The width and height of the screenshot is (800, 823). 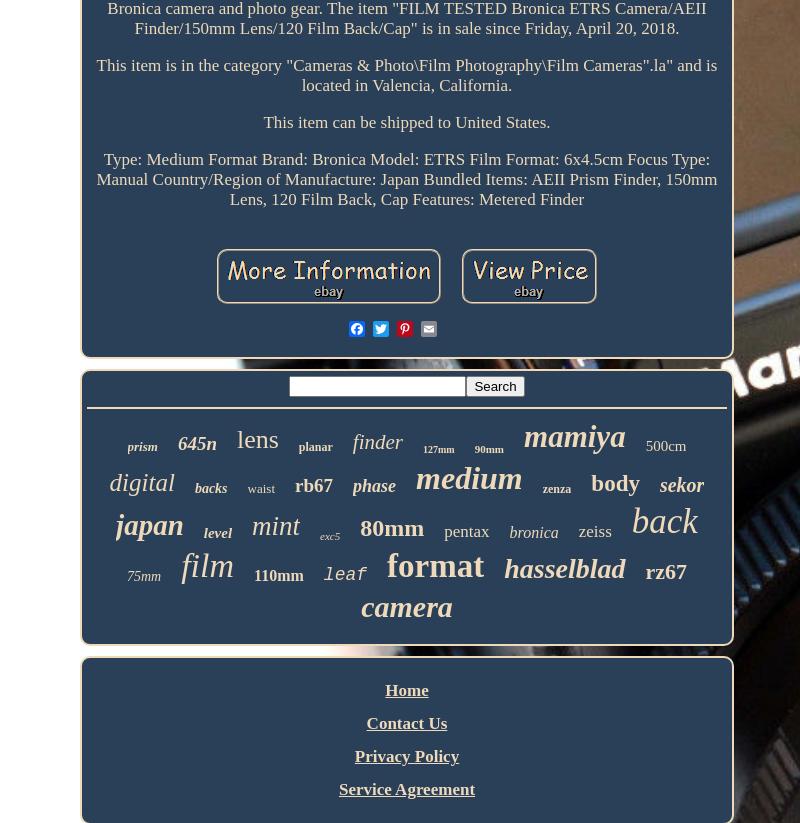 What do you see at coordinates (149, 523) in the screenshot?
I see `'japan'` at bounding box center [149, 523].